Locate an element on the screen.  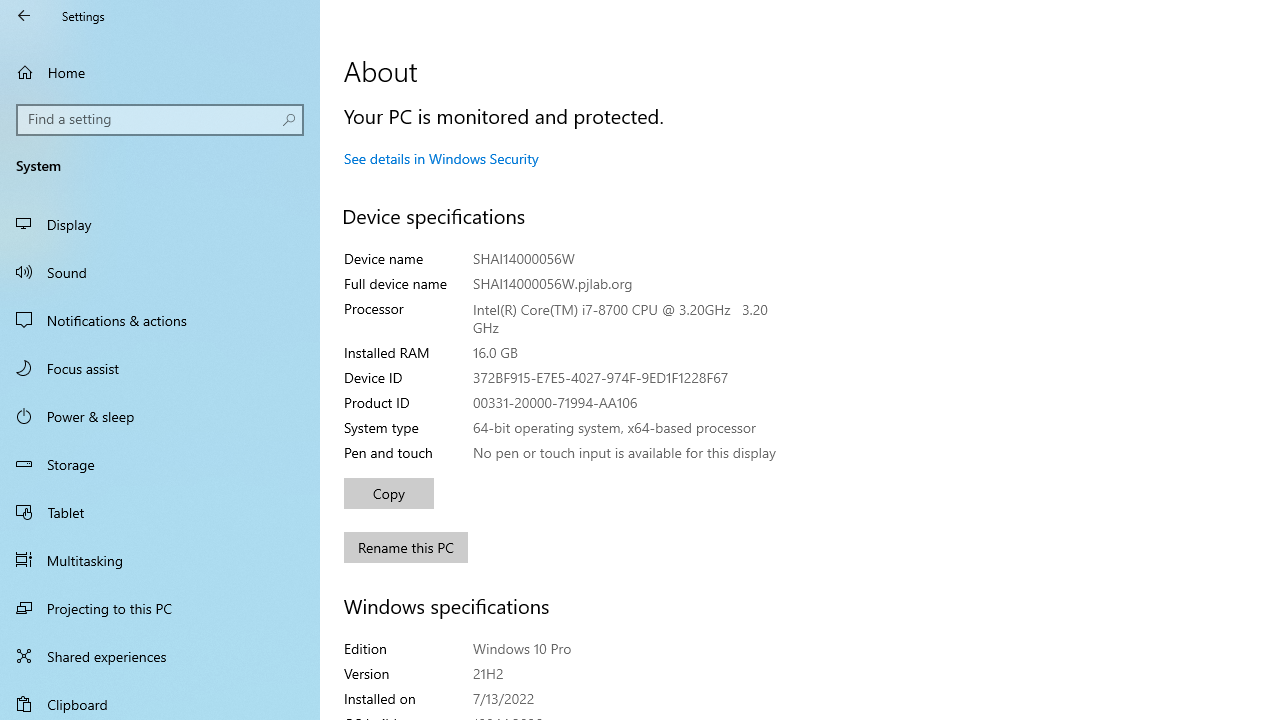
'Display' is located at coordinates (160, 223).